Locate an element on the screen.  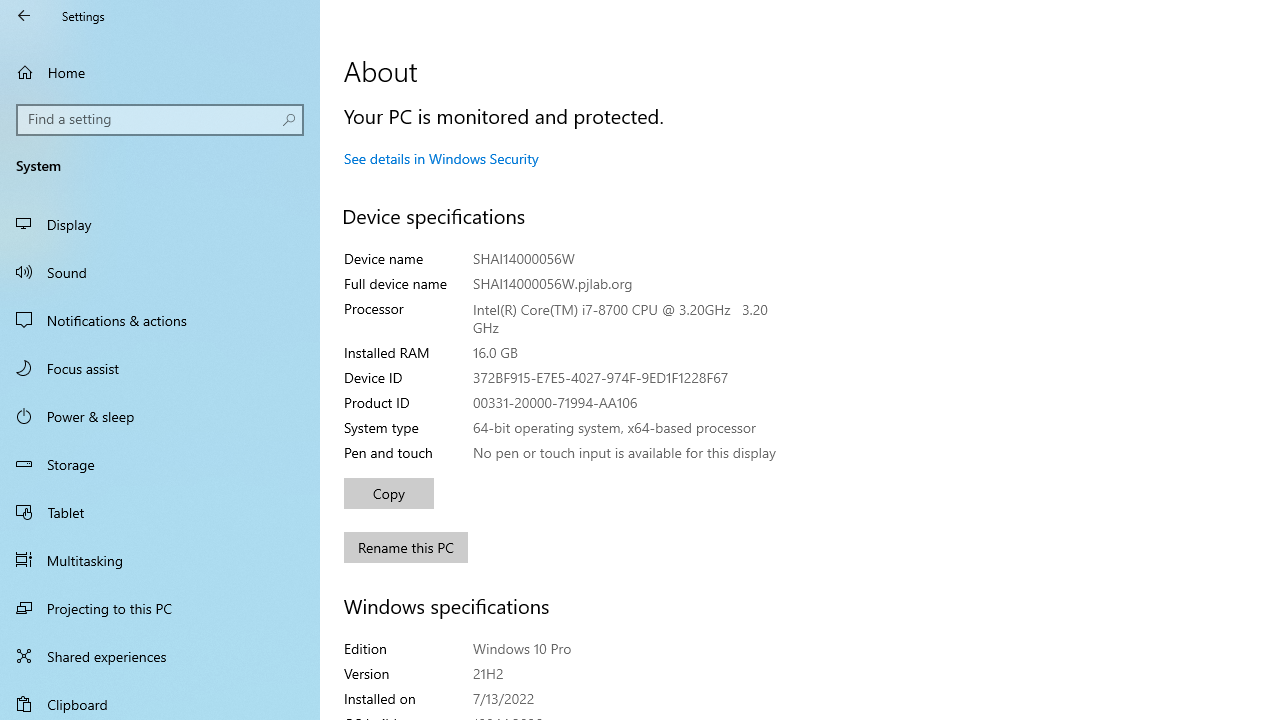
'Display' is located at coordinates (160, 223).